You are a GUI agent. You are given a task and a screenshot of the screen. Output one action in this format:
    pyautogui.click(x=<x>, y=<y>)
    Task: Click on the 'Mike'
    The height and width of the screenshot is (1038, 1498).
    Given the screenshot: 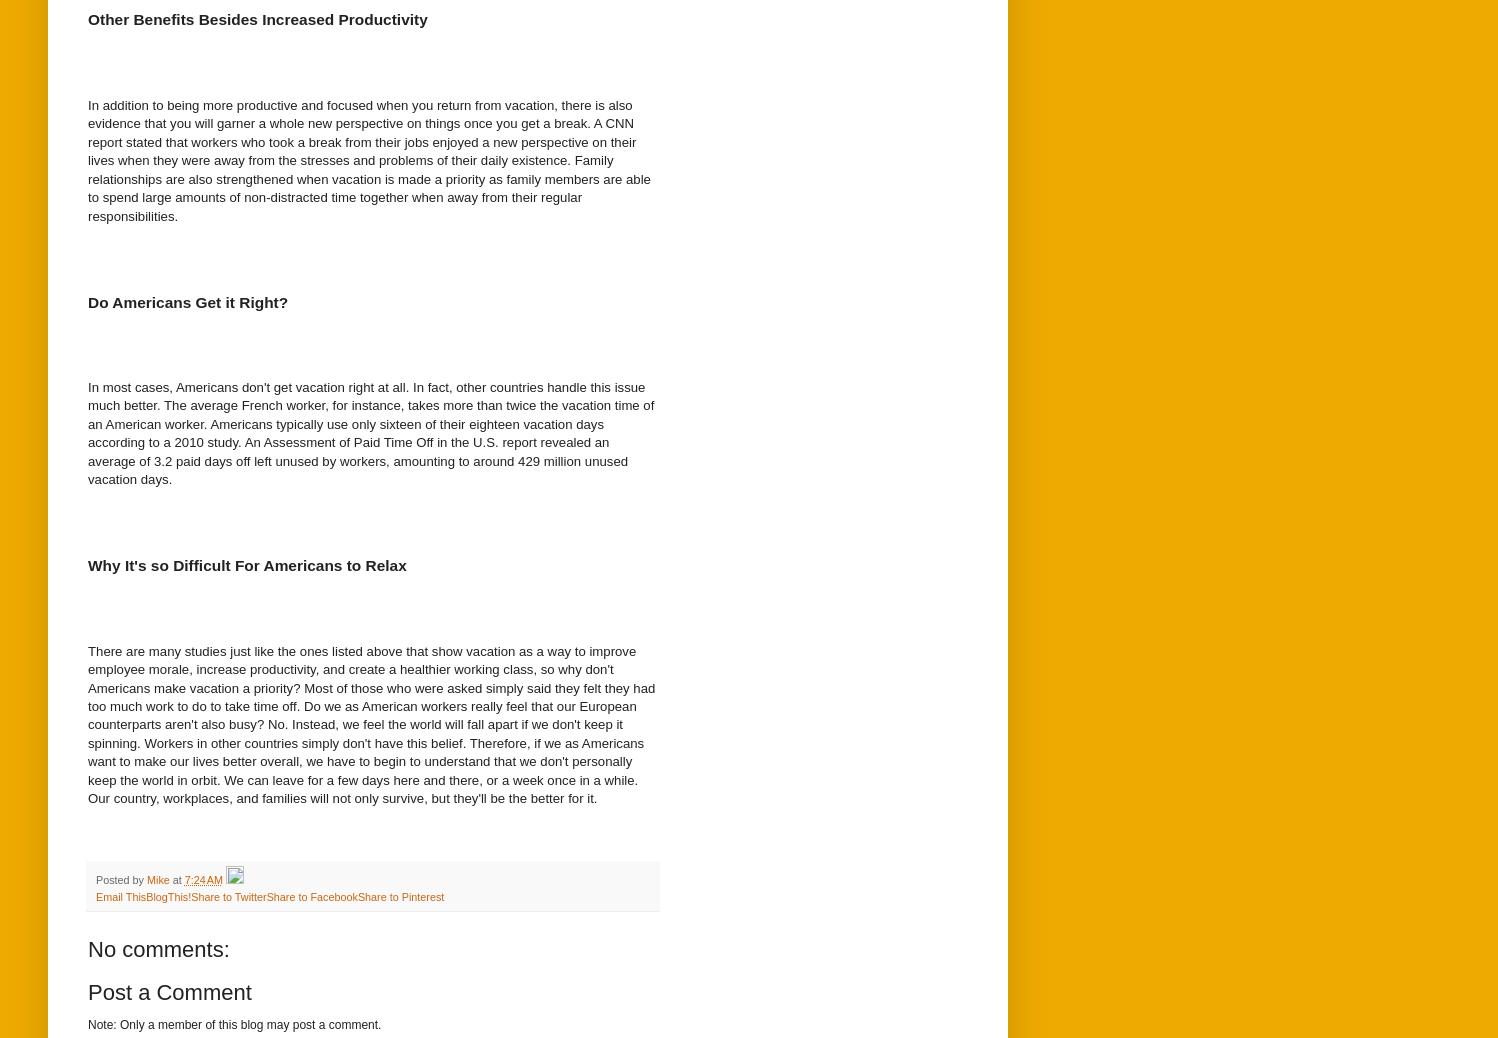 What is the action you would take?
    pyautogui.click(x=158, y=878)
    